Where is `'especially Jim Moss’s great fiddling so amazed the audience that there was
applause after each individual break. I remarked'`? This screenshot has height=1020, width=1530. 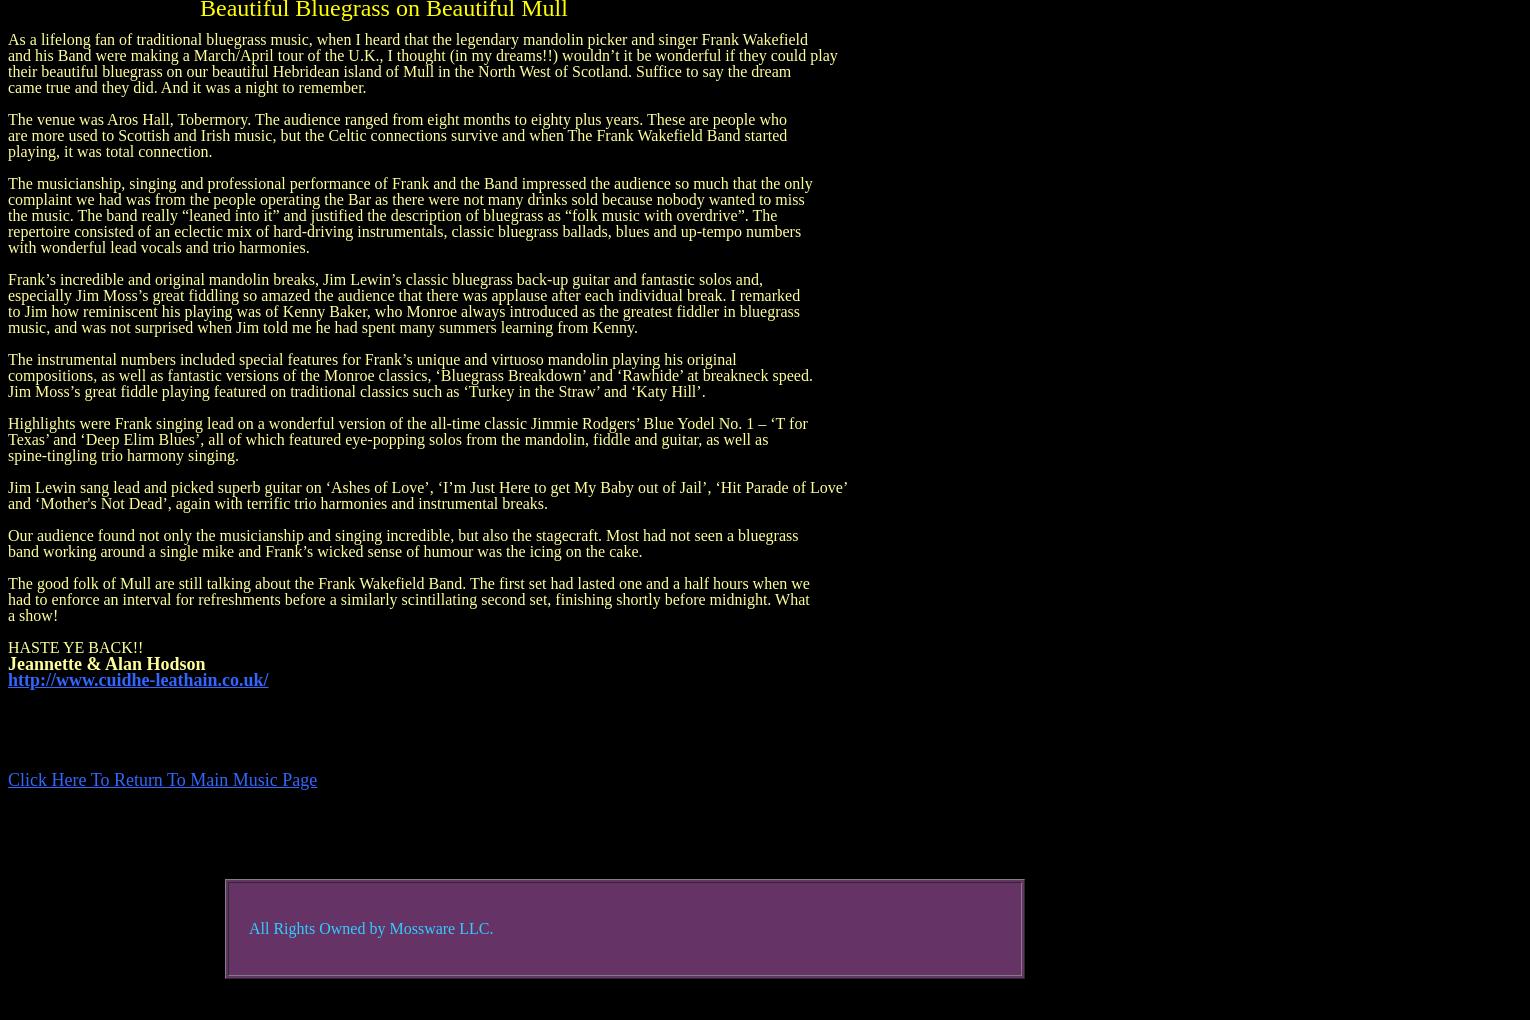
'especially Jim Moss’s great fiddling so amazed the audience that there was
applause after each individual break. I remarked' is located at coordinates (403, 294).